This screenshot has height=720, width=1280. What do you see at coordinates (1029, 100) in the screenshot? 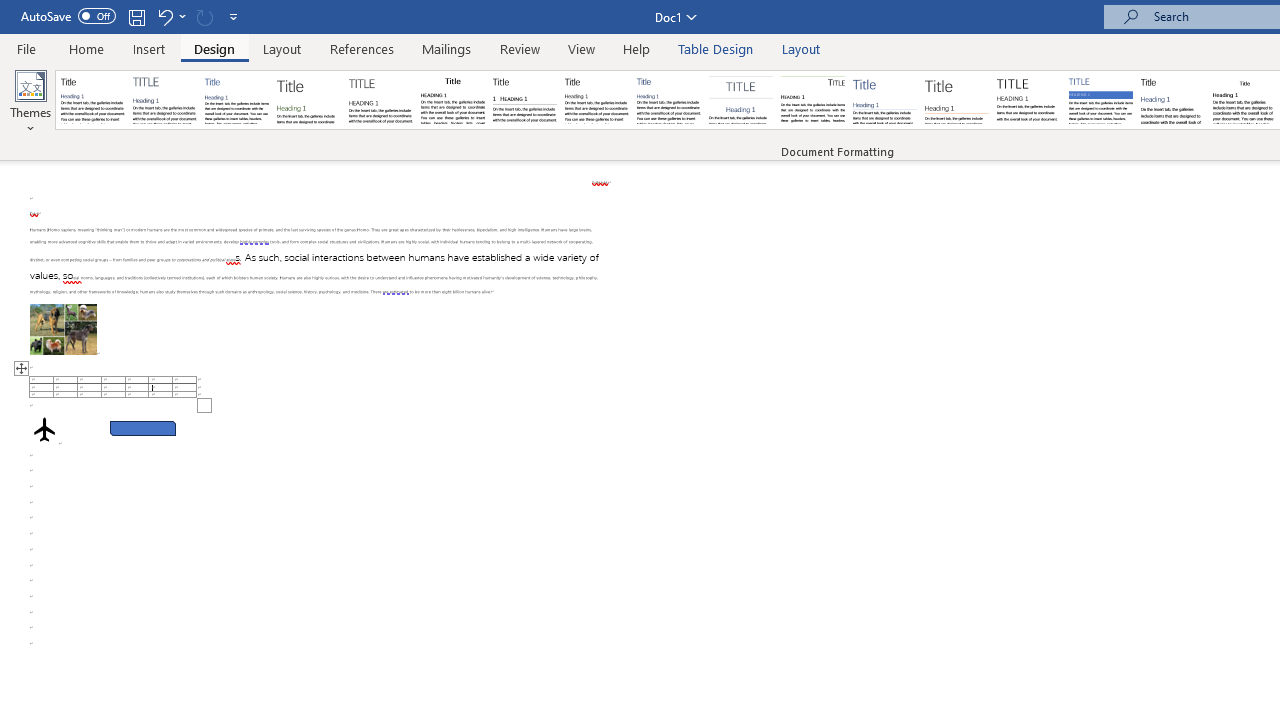
I see `'Minimalist'` at bounding box center [1029, 100].